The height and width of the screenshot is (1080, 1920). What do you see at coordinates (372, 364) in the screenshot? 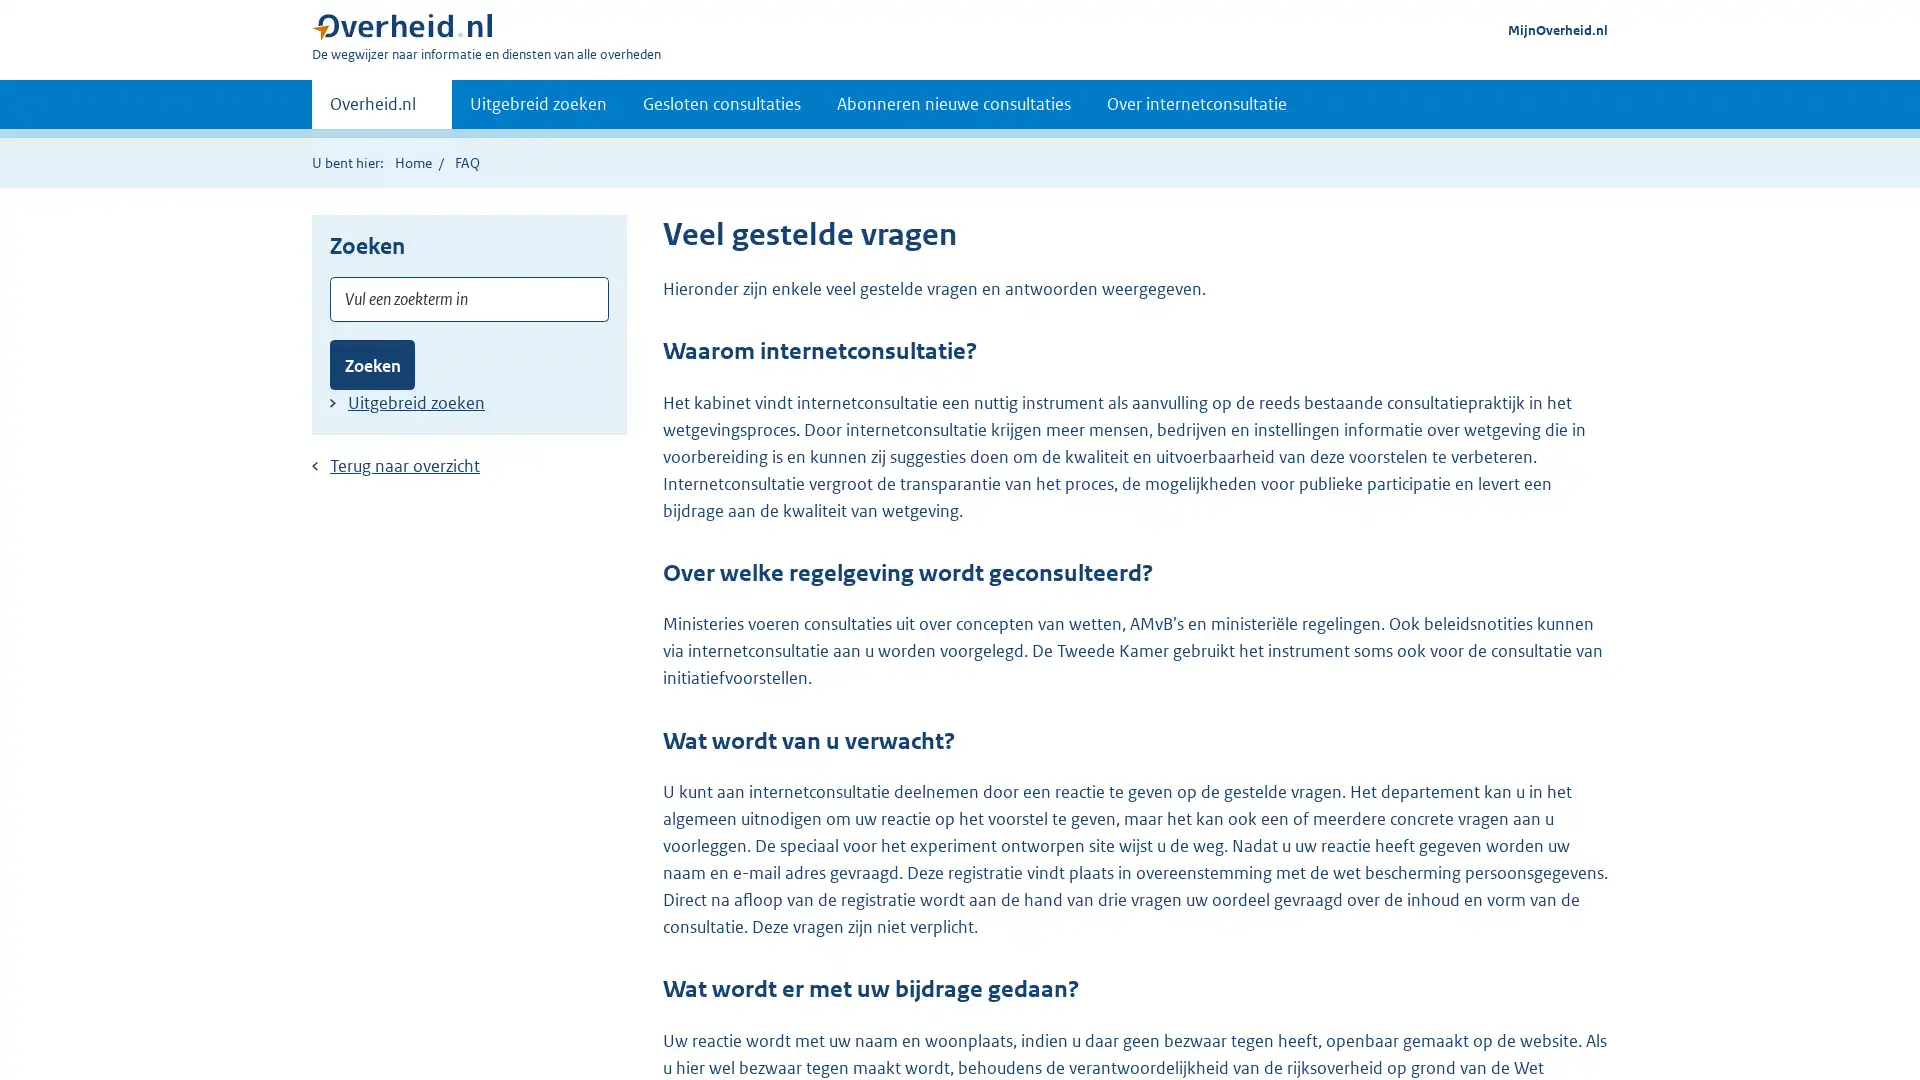
I see `Zoeken` at bounding box center [372, 364].